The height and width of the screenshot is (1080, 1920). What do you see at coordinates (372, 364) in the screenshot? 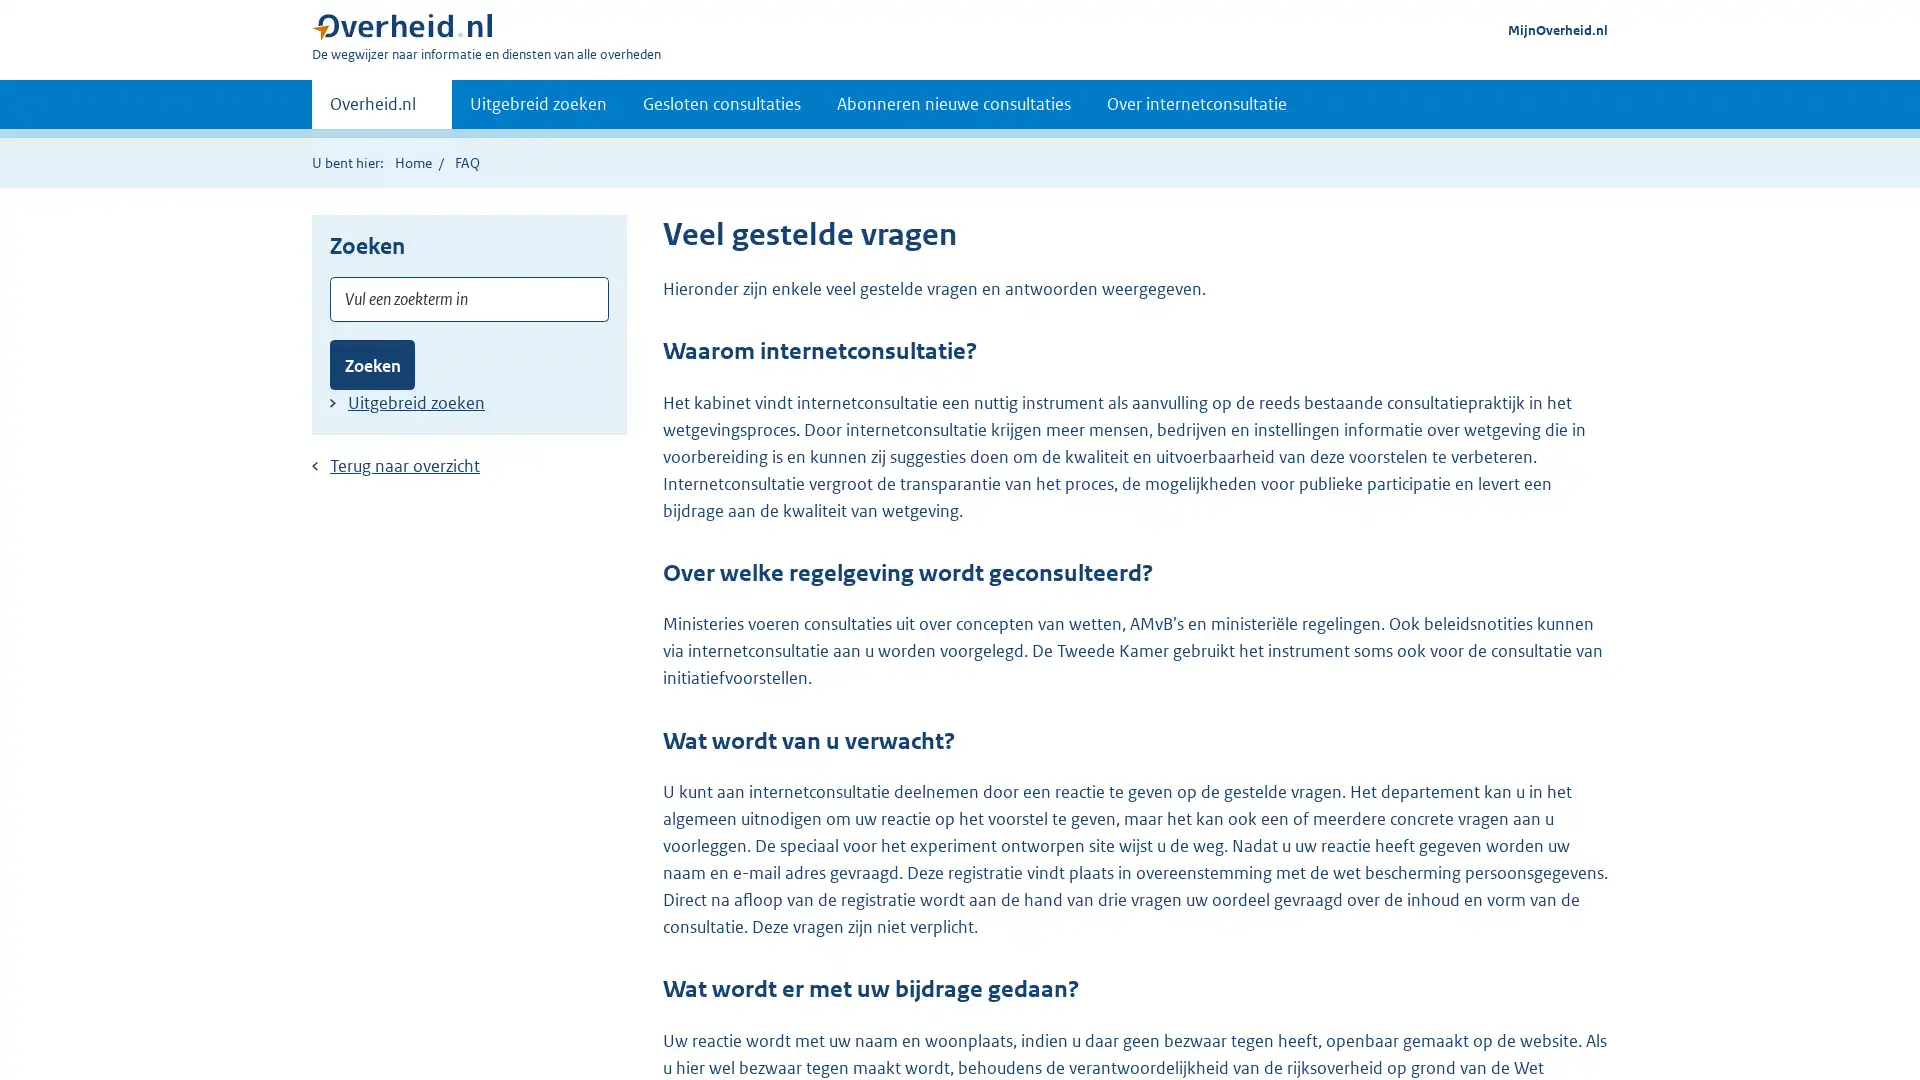
I see `Zoeken` at bounding box center [372, 364].